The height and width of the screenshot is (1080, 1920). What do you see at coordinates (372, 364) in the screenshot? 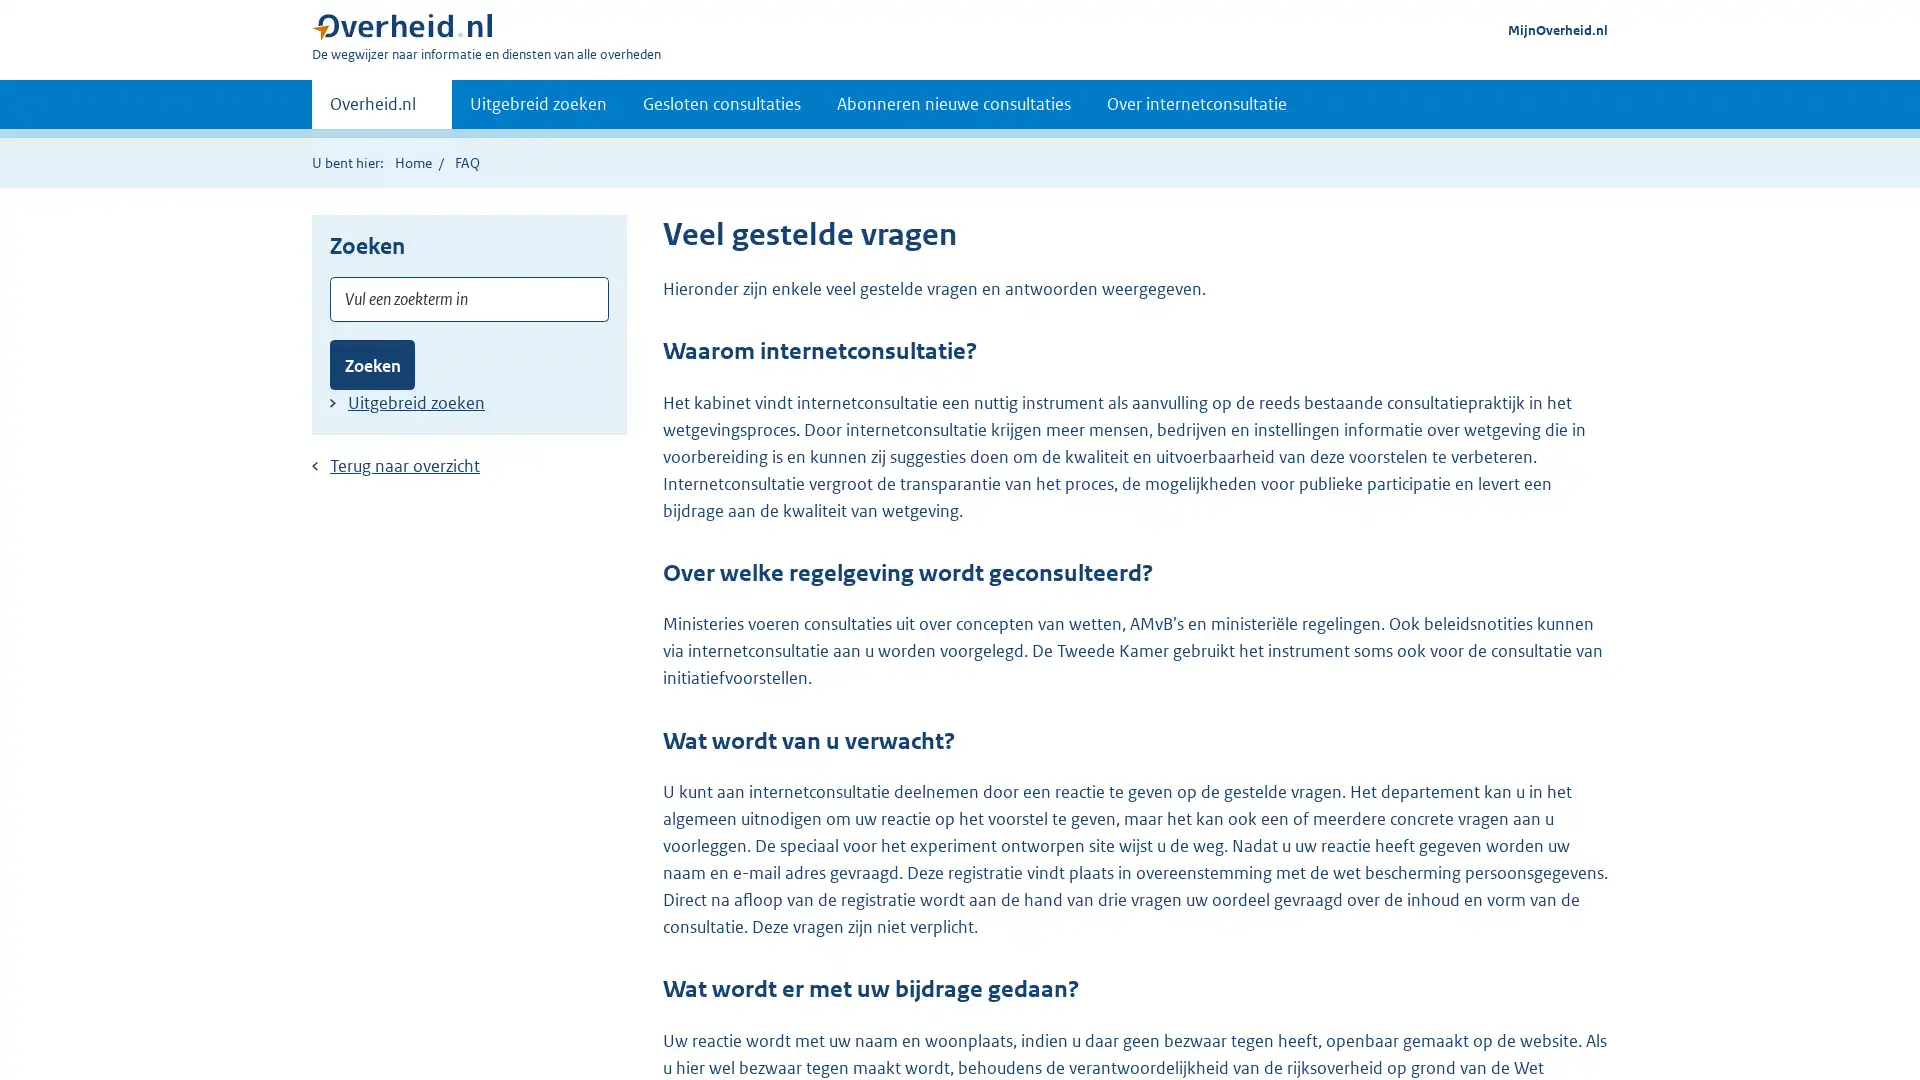
I see `Zoeken` at bounding box center [372, 364].